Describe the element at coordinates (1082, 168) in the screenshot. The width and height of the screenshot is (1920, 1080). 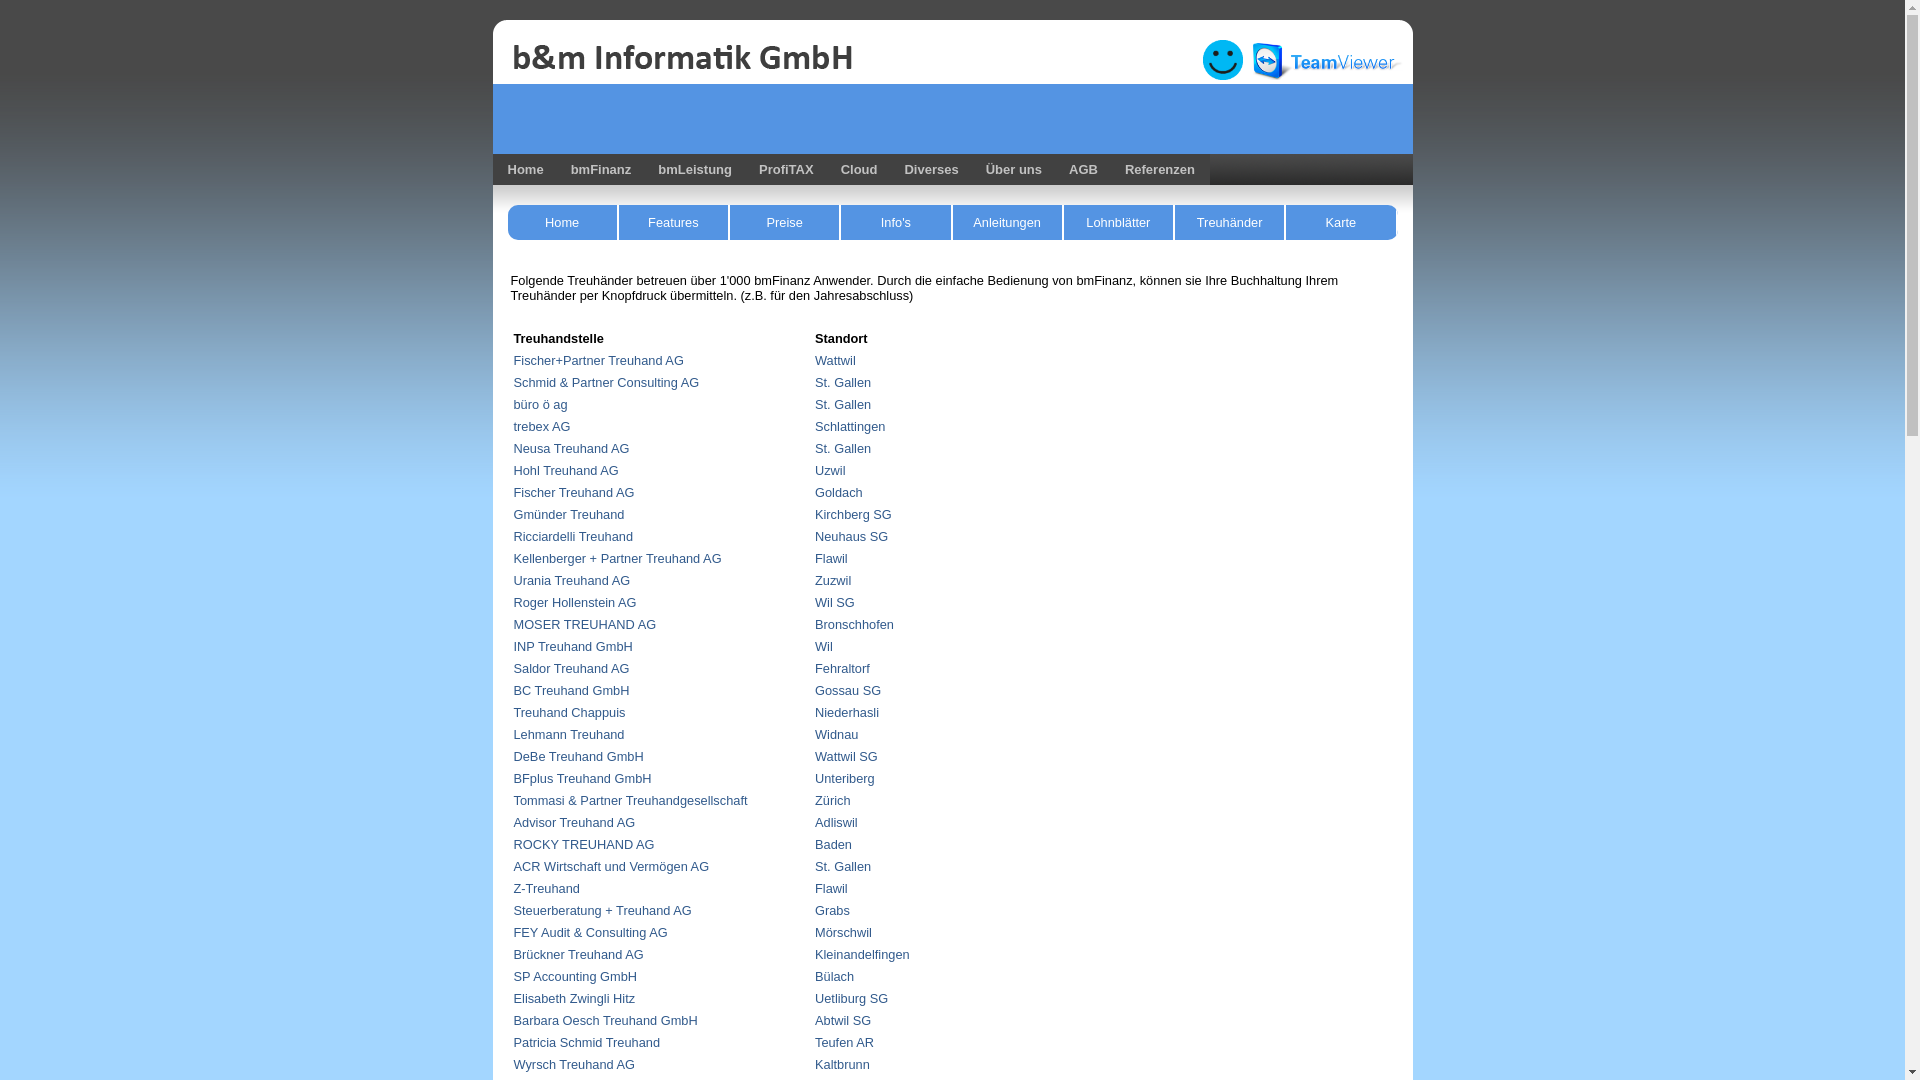
I see `'AGB'` at that location.